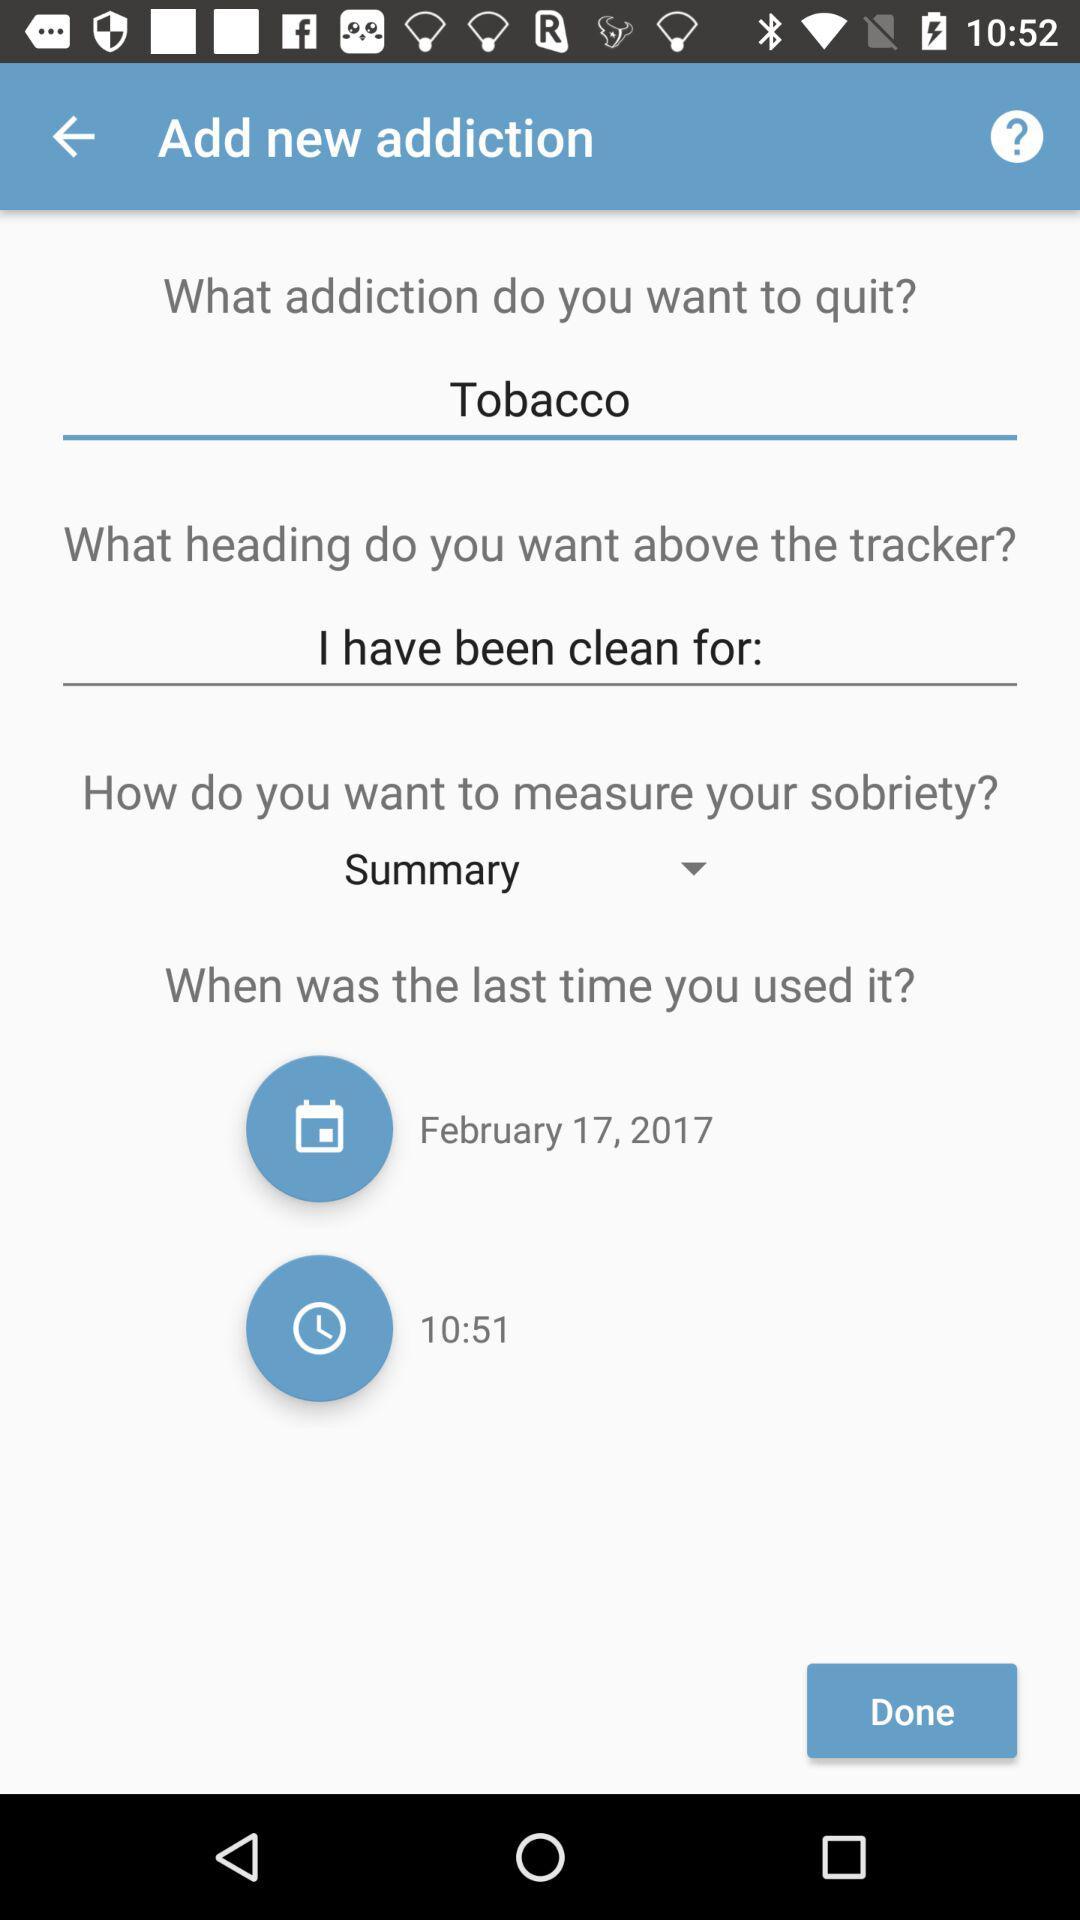  Describe the element at coordinates (912, 1709) in the screenshot. I see `the blue color button at bottom right corner of the page` at that location.